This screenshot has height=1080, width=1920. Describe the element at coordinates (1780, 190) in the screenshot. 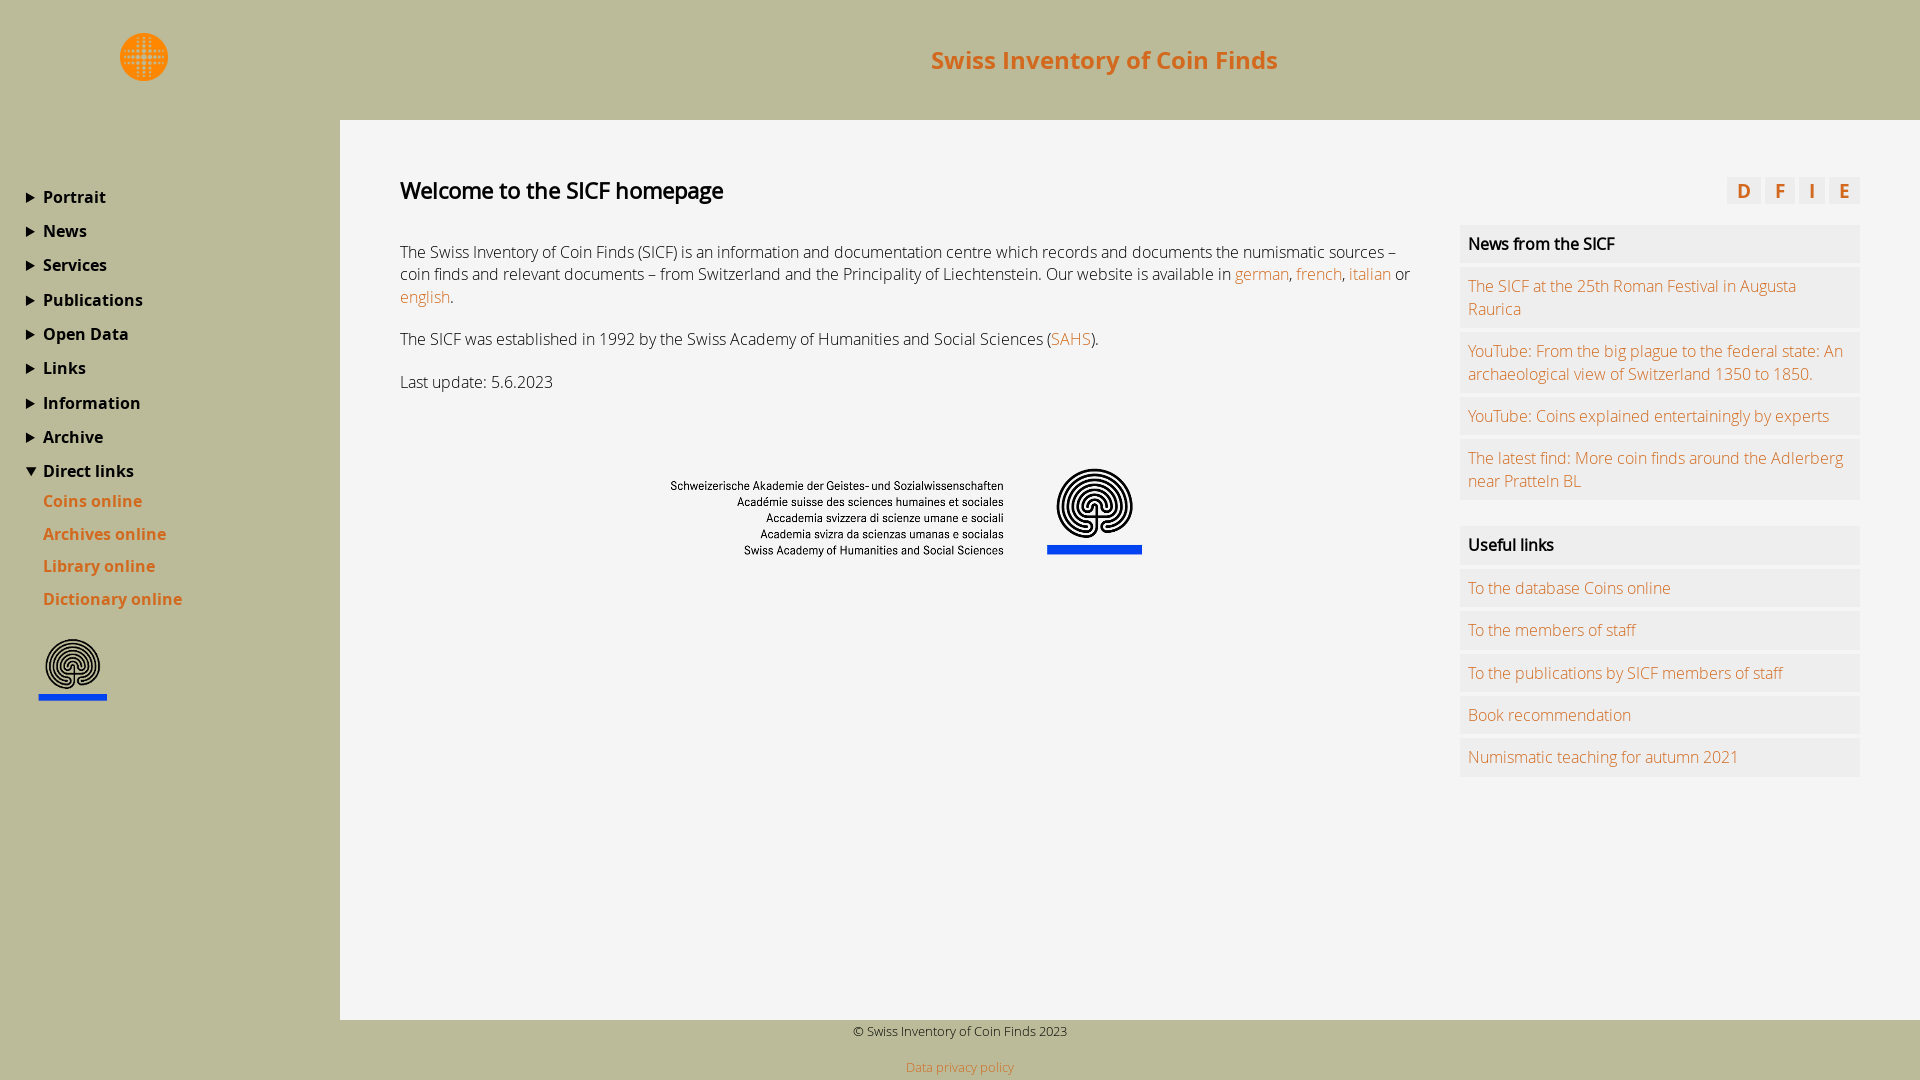

I see `'F'` at that location.